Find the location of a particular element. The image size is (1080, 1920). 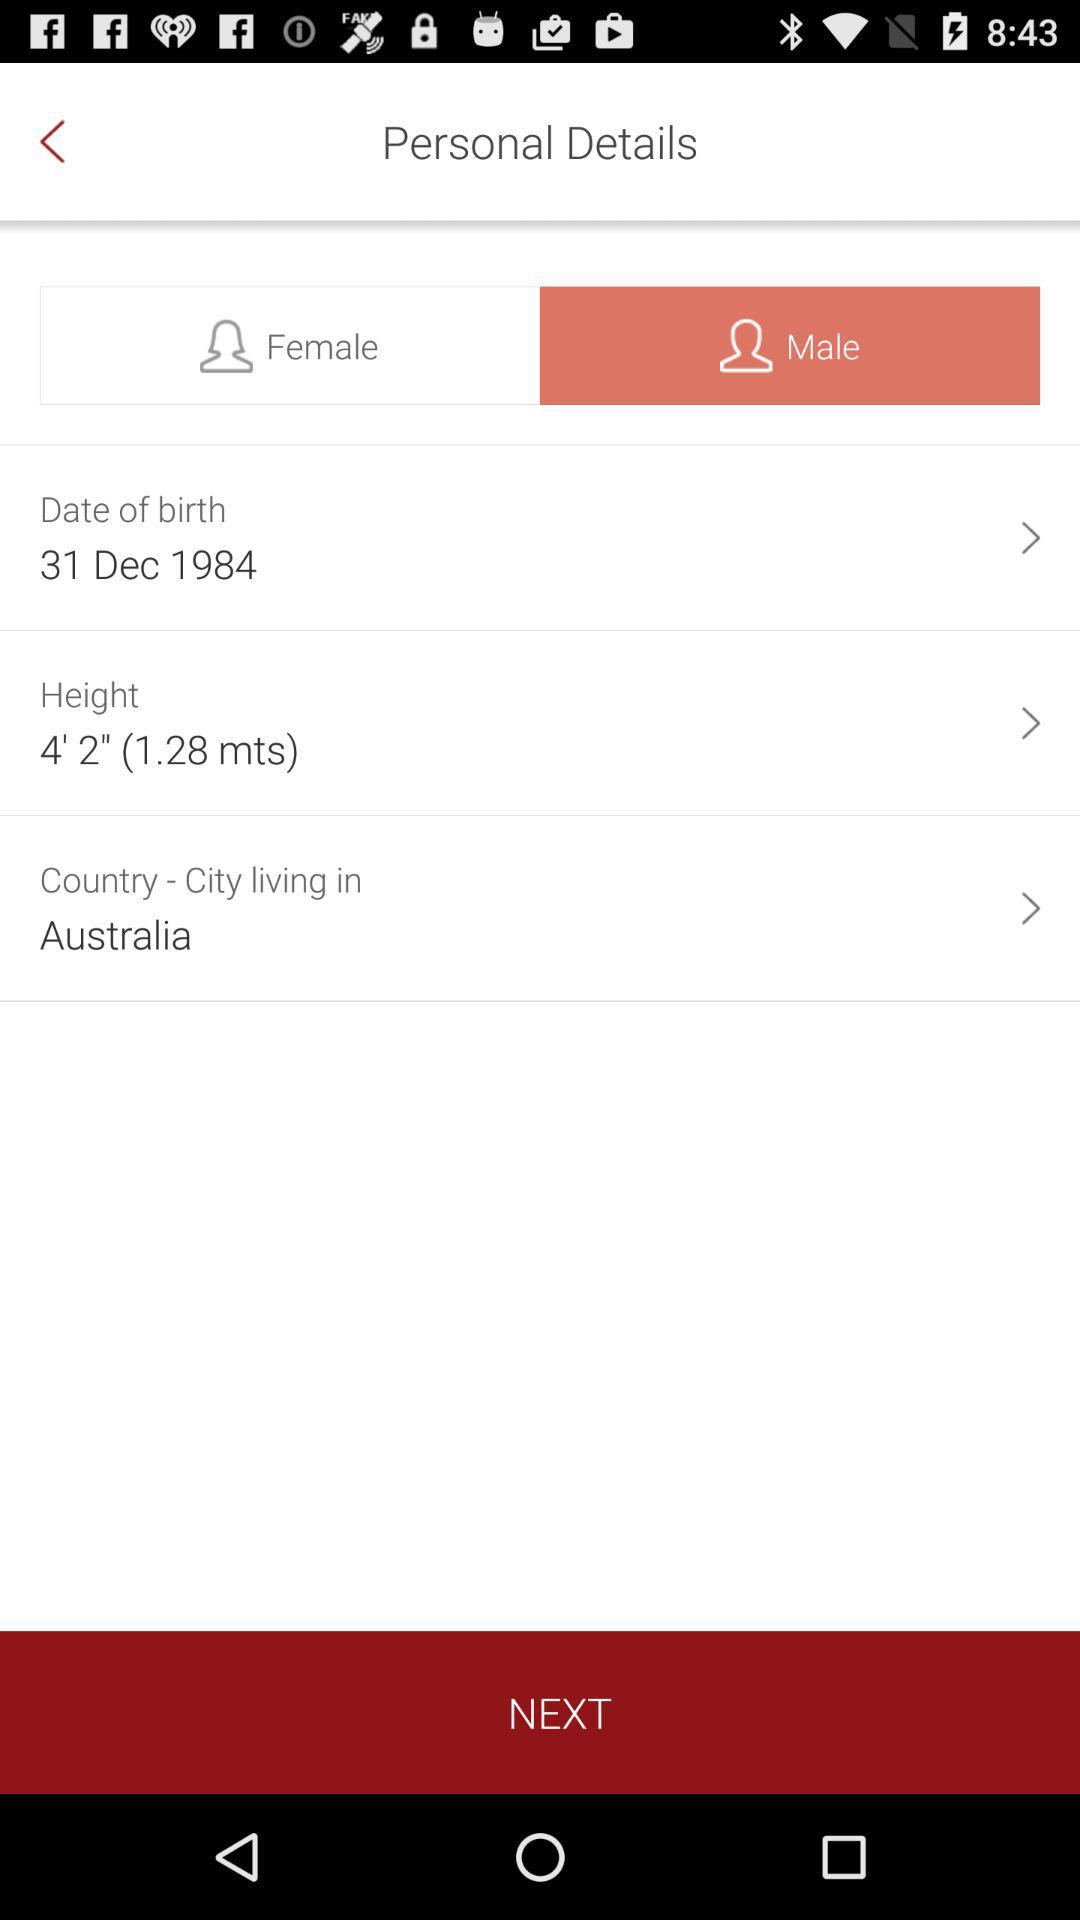

the icon next to country city living item is located at coordinates (1030, 907).